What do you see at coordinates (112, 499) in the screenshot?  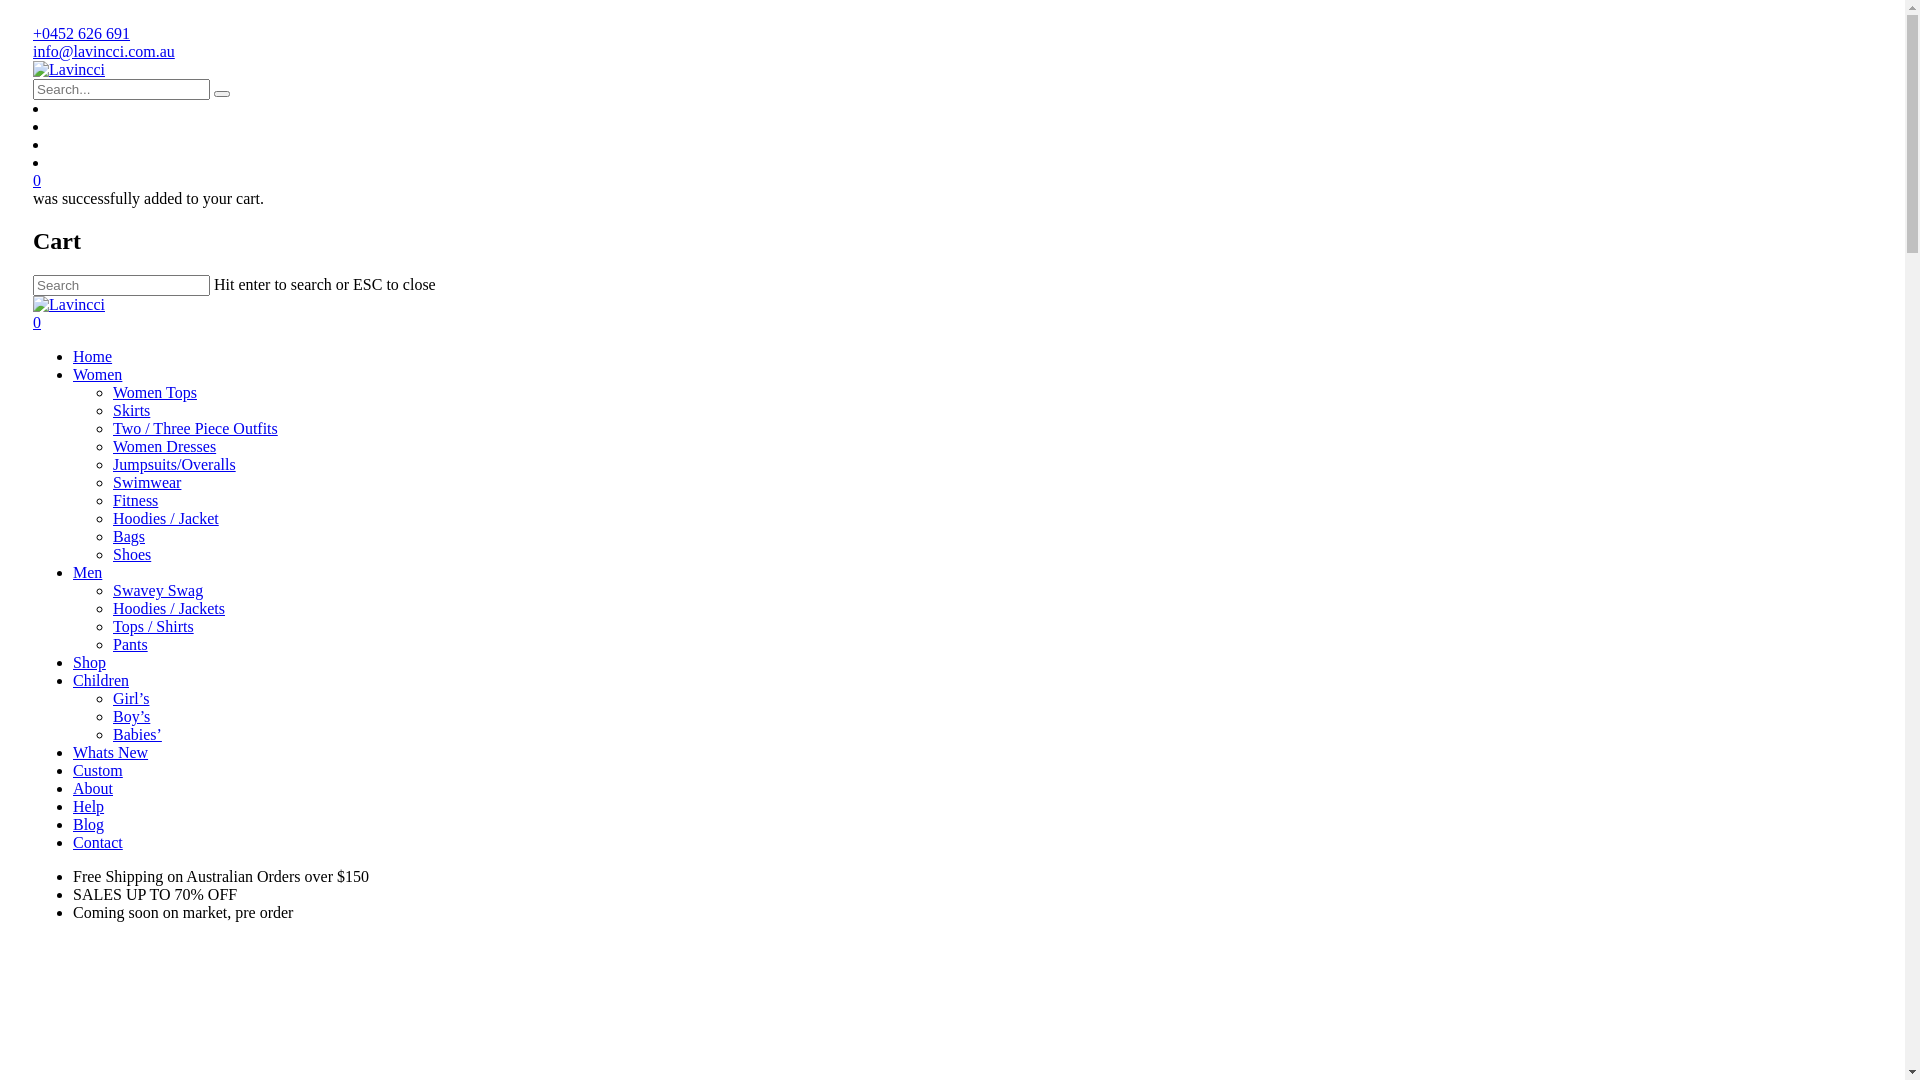 I see `'Fitness'` at bounding box center [112, 499].